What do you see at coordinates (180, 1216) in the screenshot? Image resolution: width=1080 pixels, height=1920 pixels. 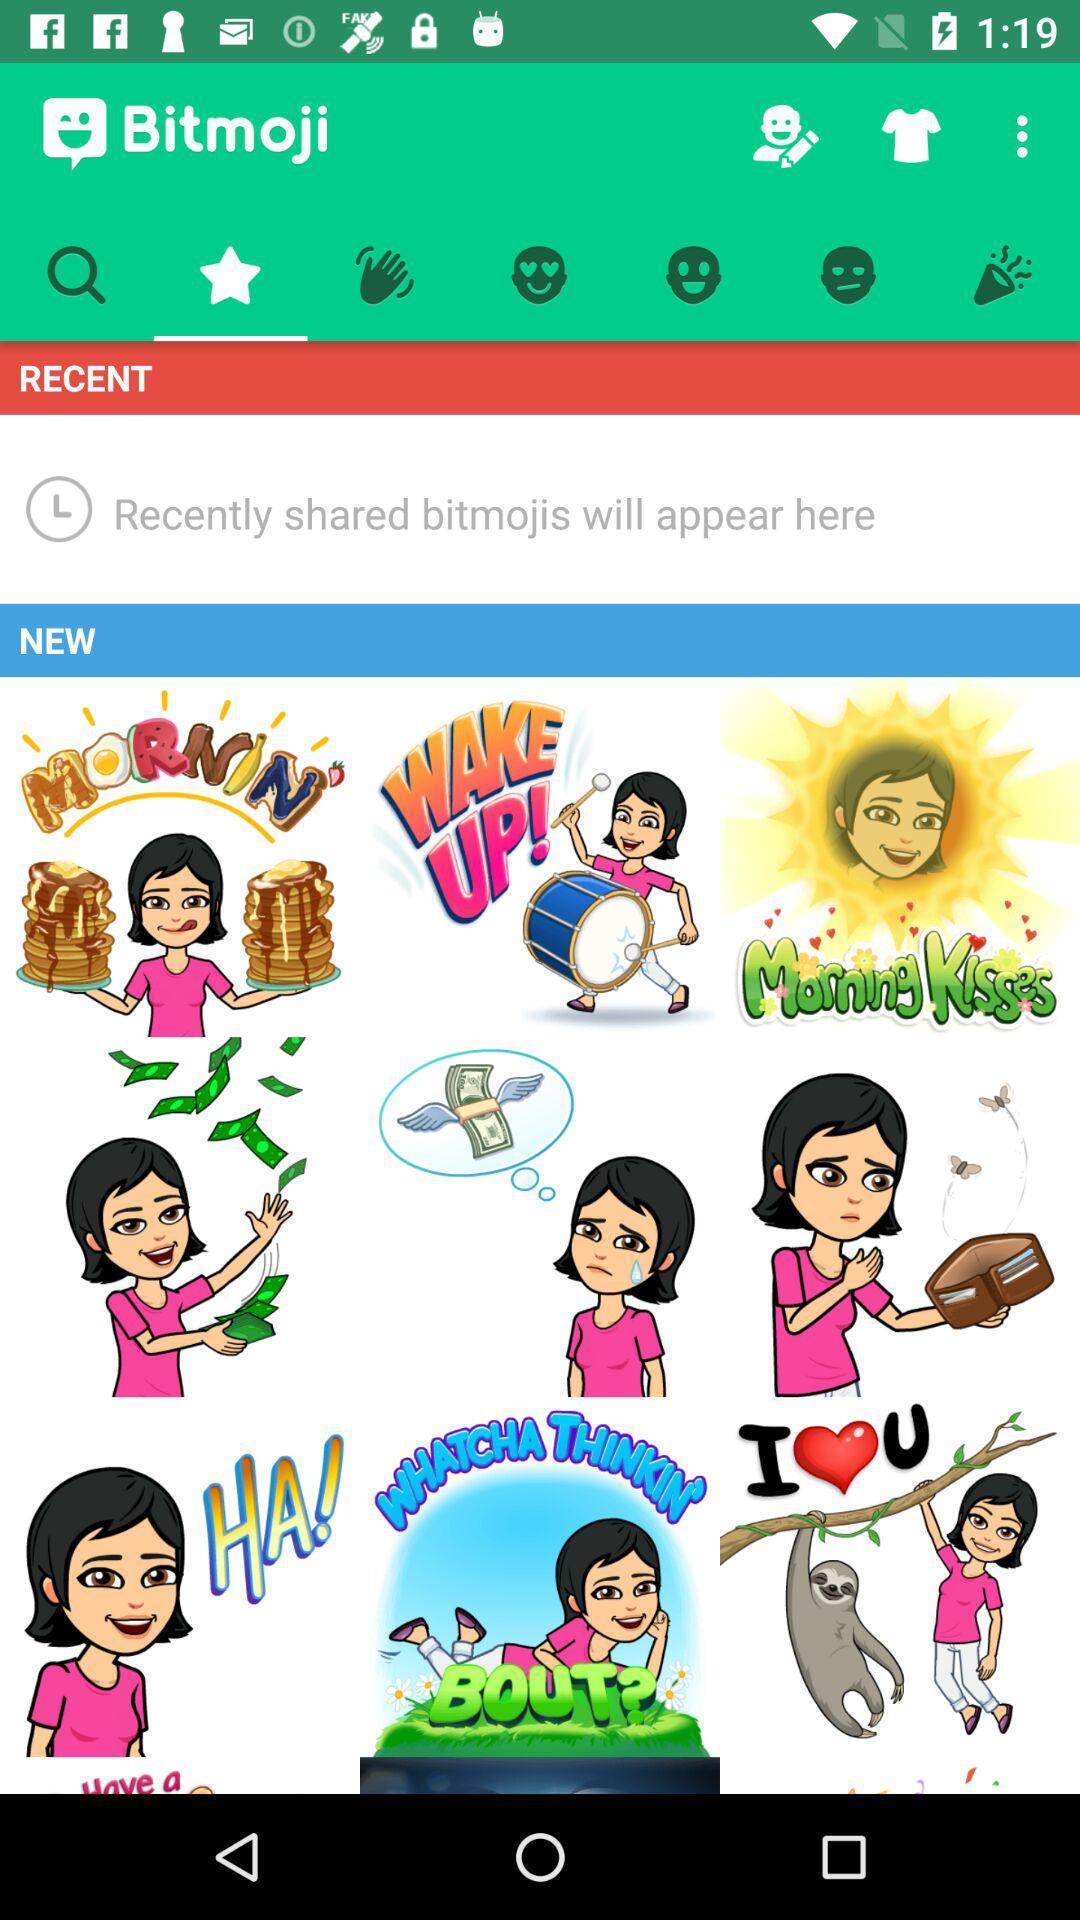 I see `emoji of a smiling girl` at bounding box center [180, 1216].